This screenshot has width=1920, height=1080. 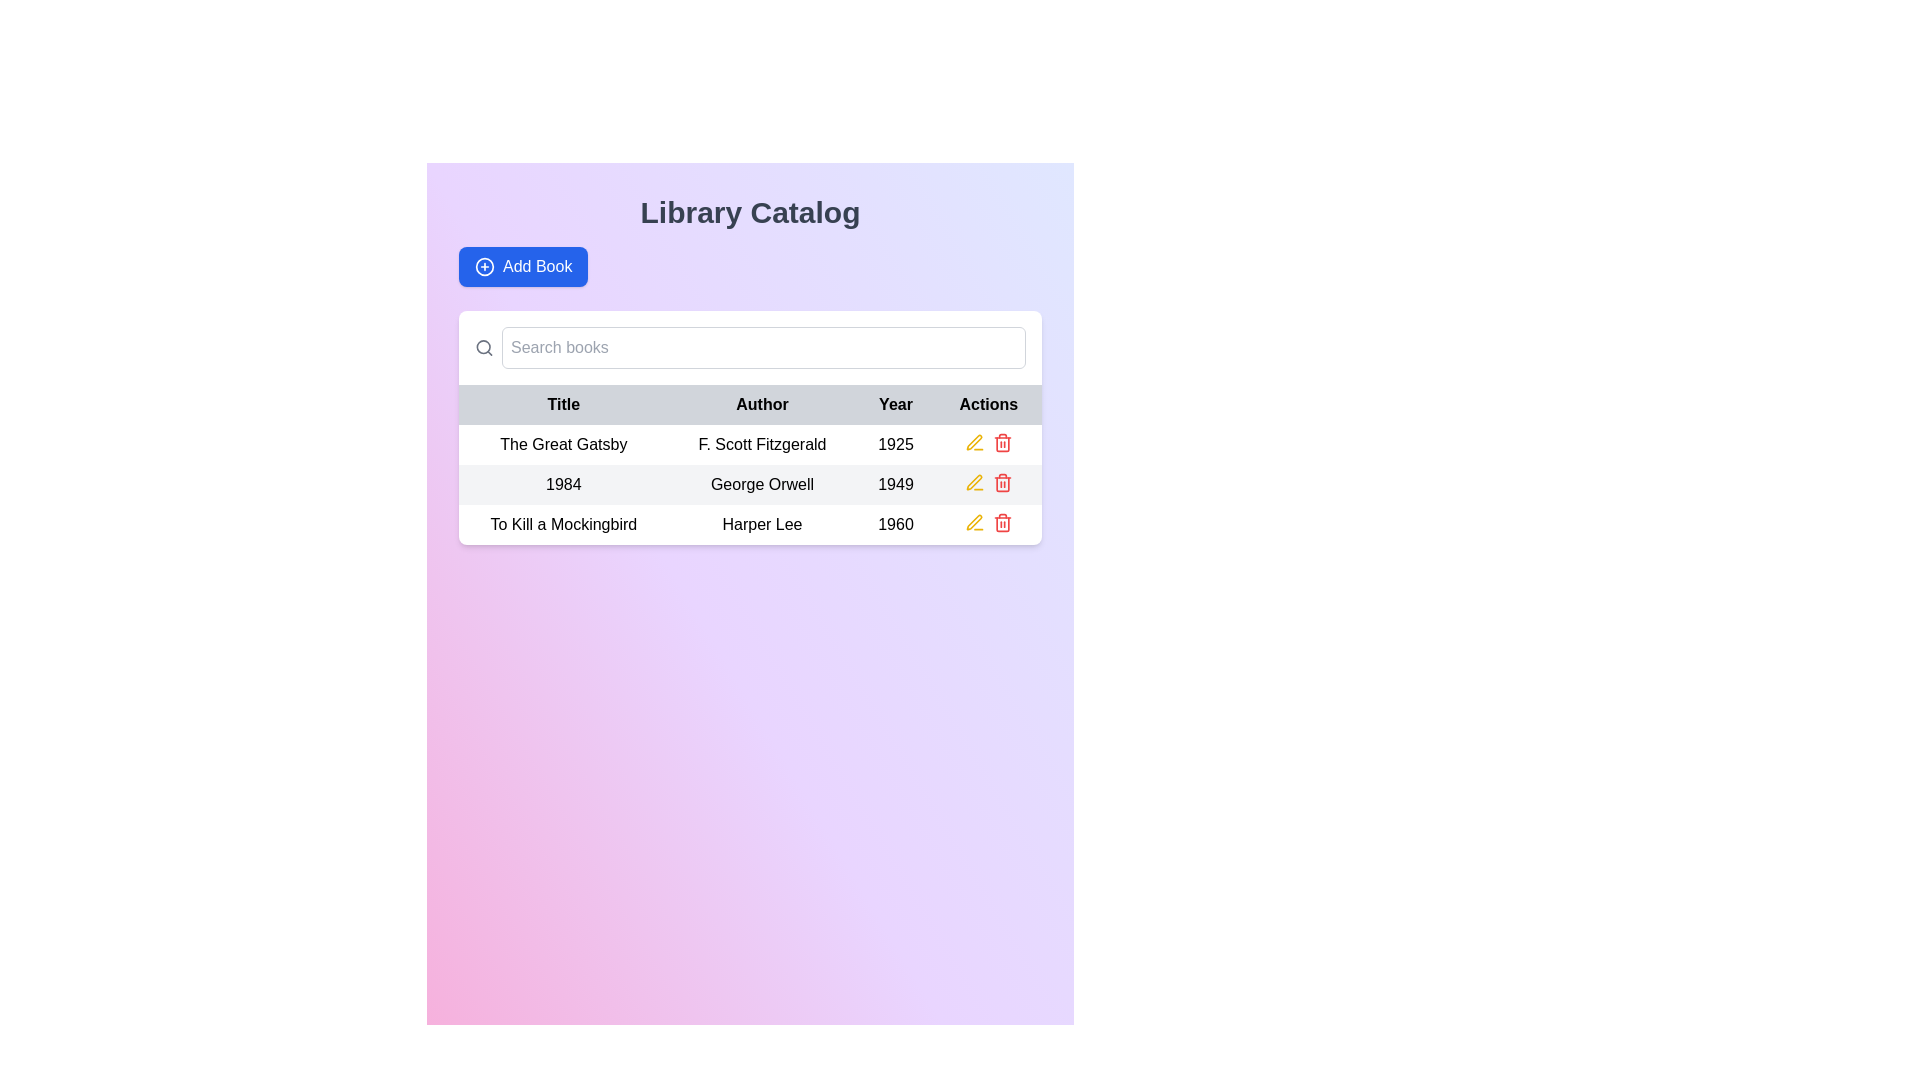 I want to click on the trash can icon element in the 'Actions' column, which is part of the SVG graphic representing the deletion function for the 'To Kill a Mockingbird' row, so click(x=1002, y=443).